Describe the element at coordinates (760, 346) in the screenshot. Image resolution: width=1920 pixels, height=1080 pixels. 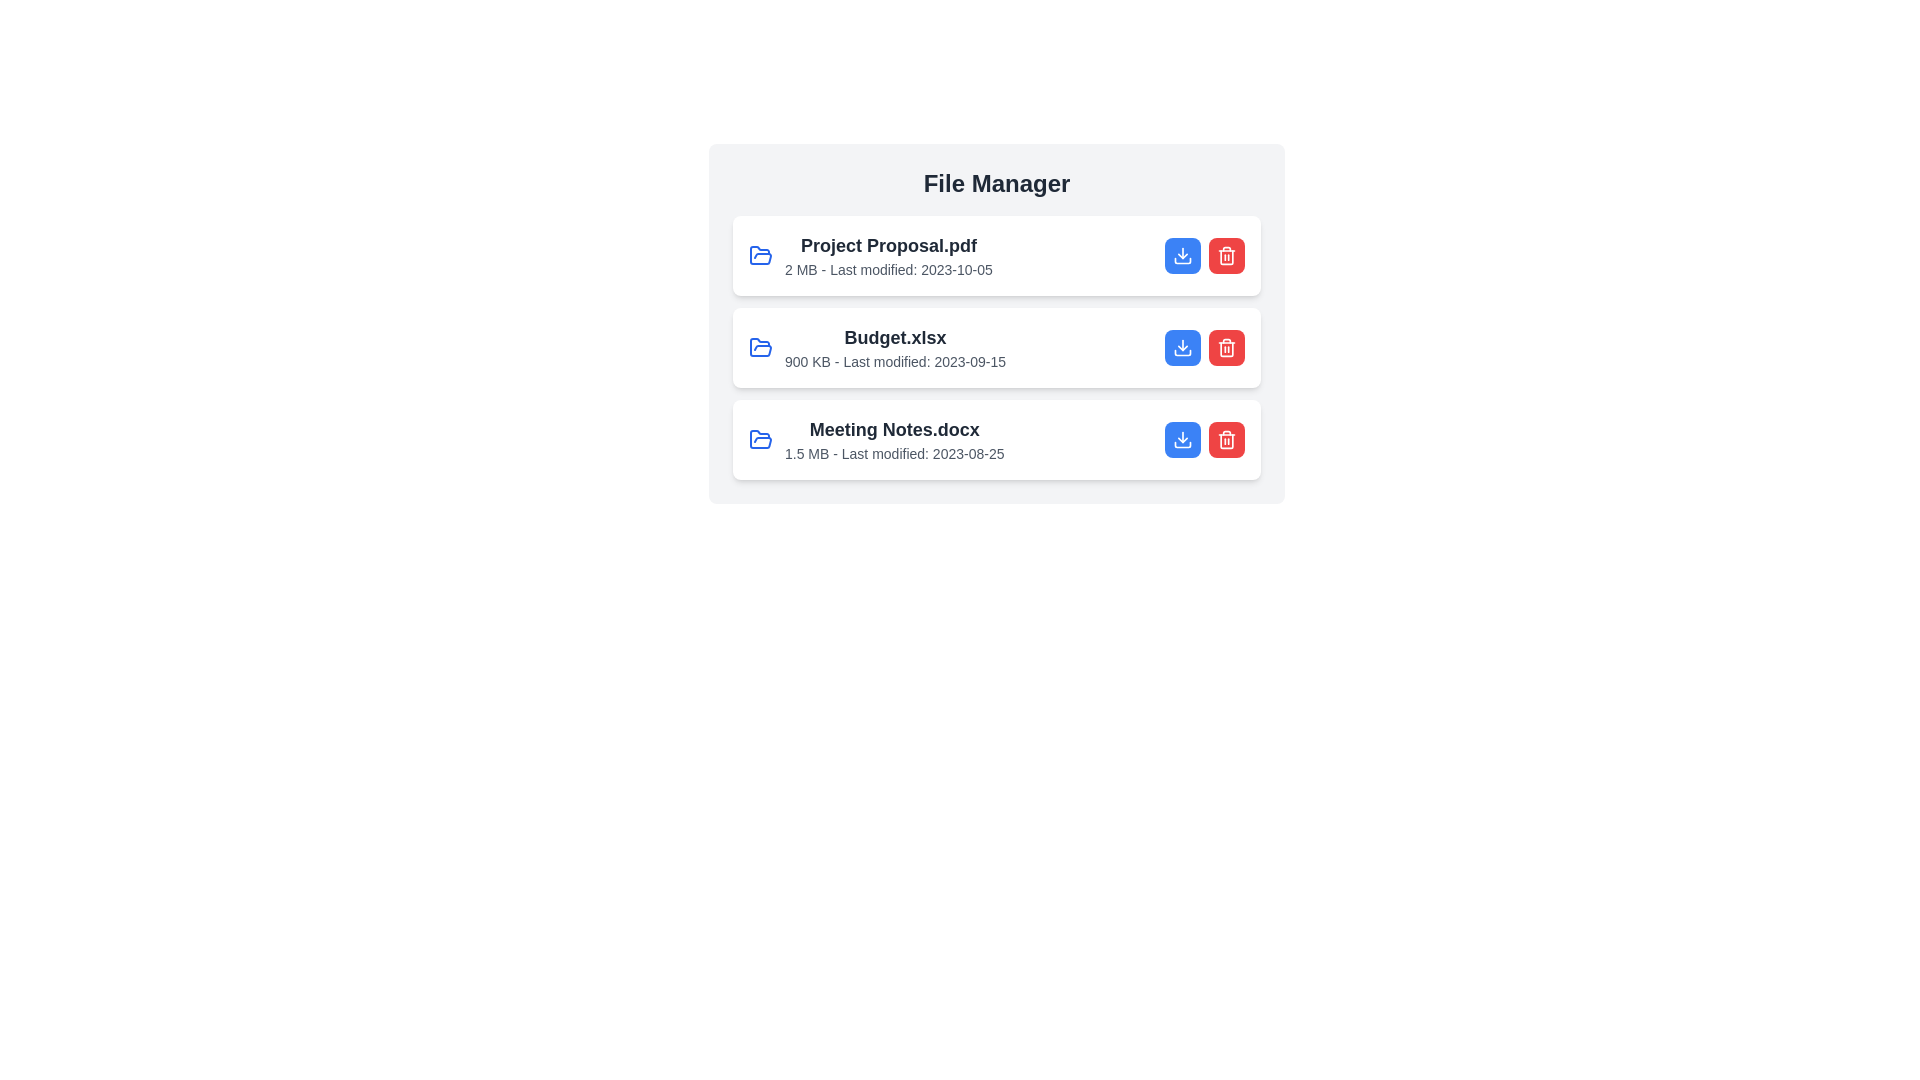
I see `the file icon corresponding to Budget.xlsx` at that location.